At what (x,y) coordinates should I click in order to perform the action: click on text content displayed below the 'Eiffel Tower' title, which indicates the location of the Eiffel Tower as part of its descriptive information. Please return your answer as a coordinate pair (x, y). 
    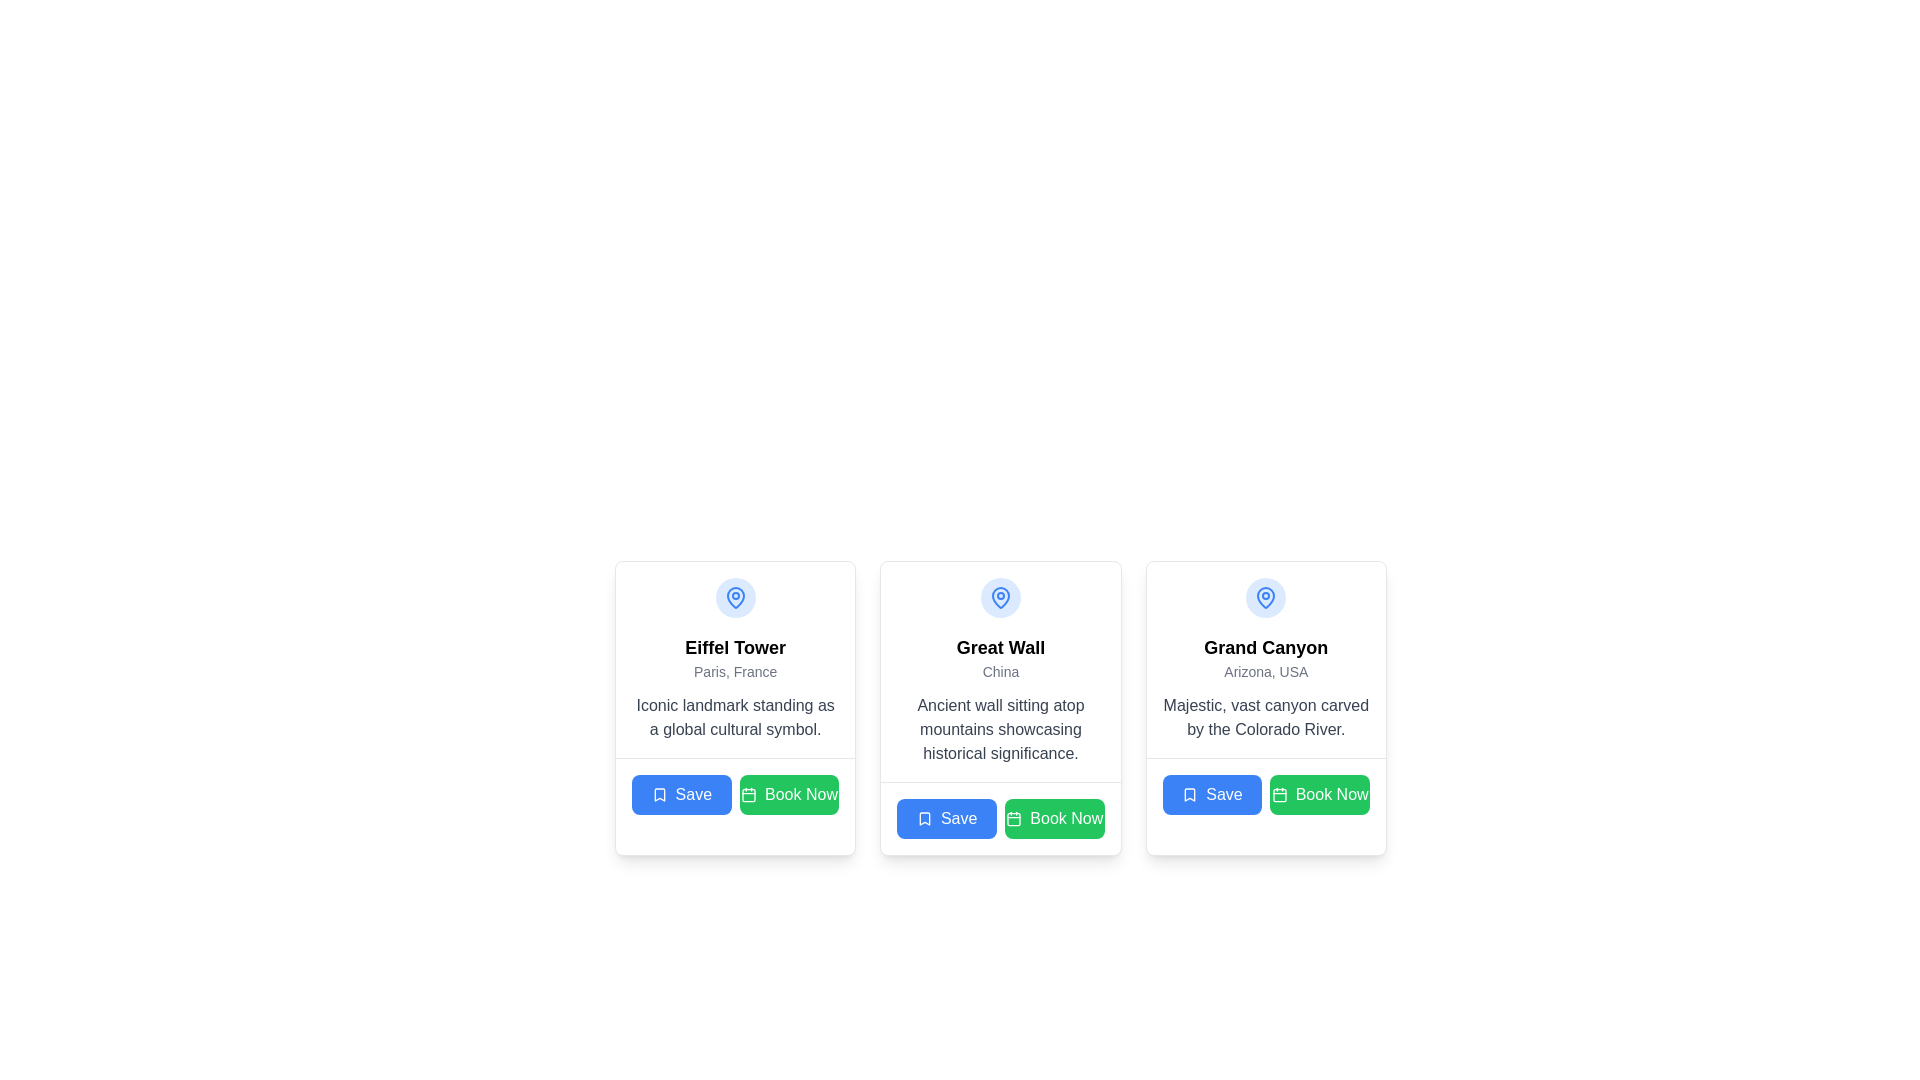
    Looking at the image, I should click on (734, 671).